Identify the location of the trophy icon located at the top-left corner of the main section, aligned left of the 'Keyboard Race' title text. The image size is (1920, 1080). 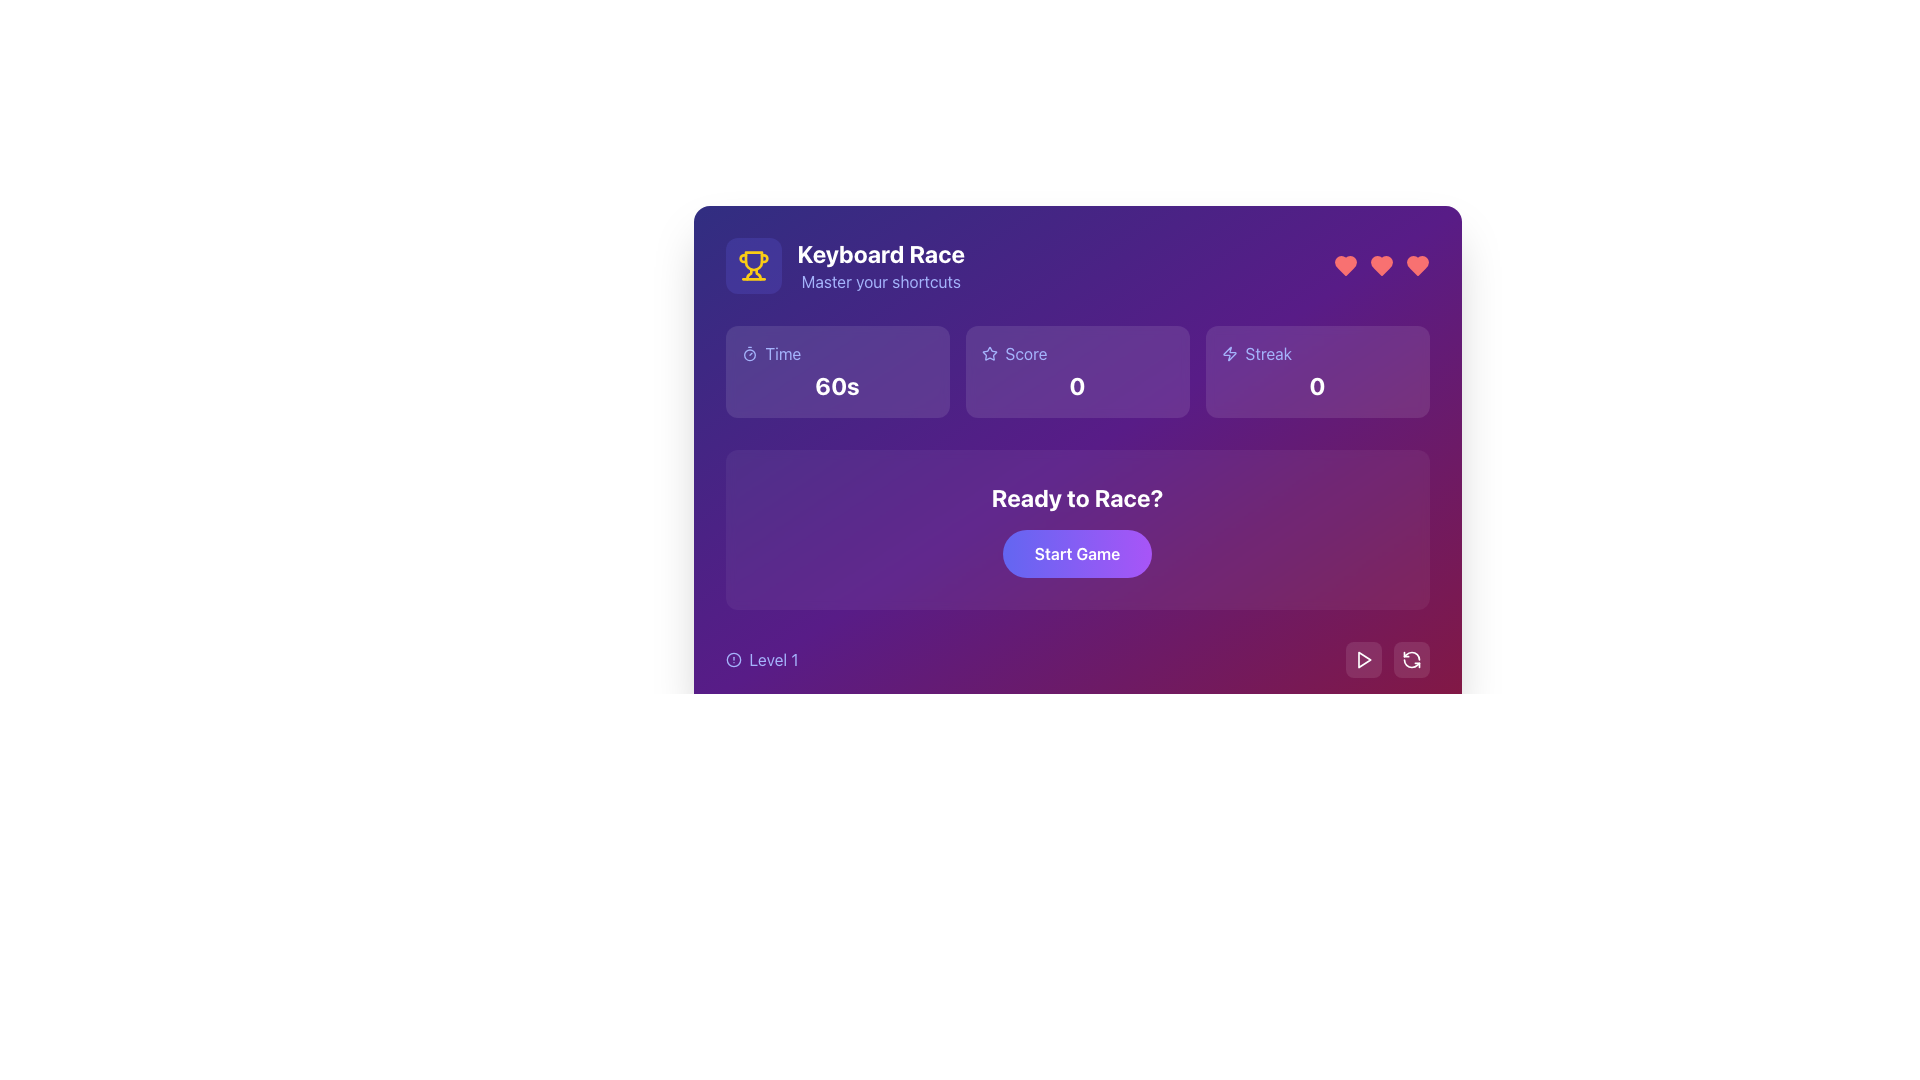
(752, 265).